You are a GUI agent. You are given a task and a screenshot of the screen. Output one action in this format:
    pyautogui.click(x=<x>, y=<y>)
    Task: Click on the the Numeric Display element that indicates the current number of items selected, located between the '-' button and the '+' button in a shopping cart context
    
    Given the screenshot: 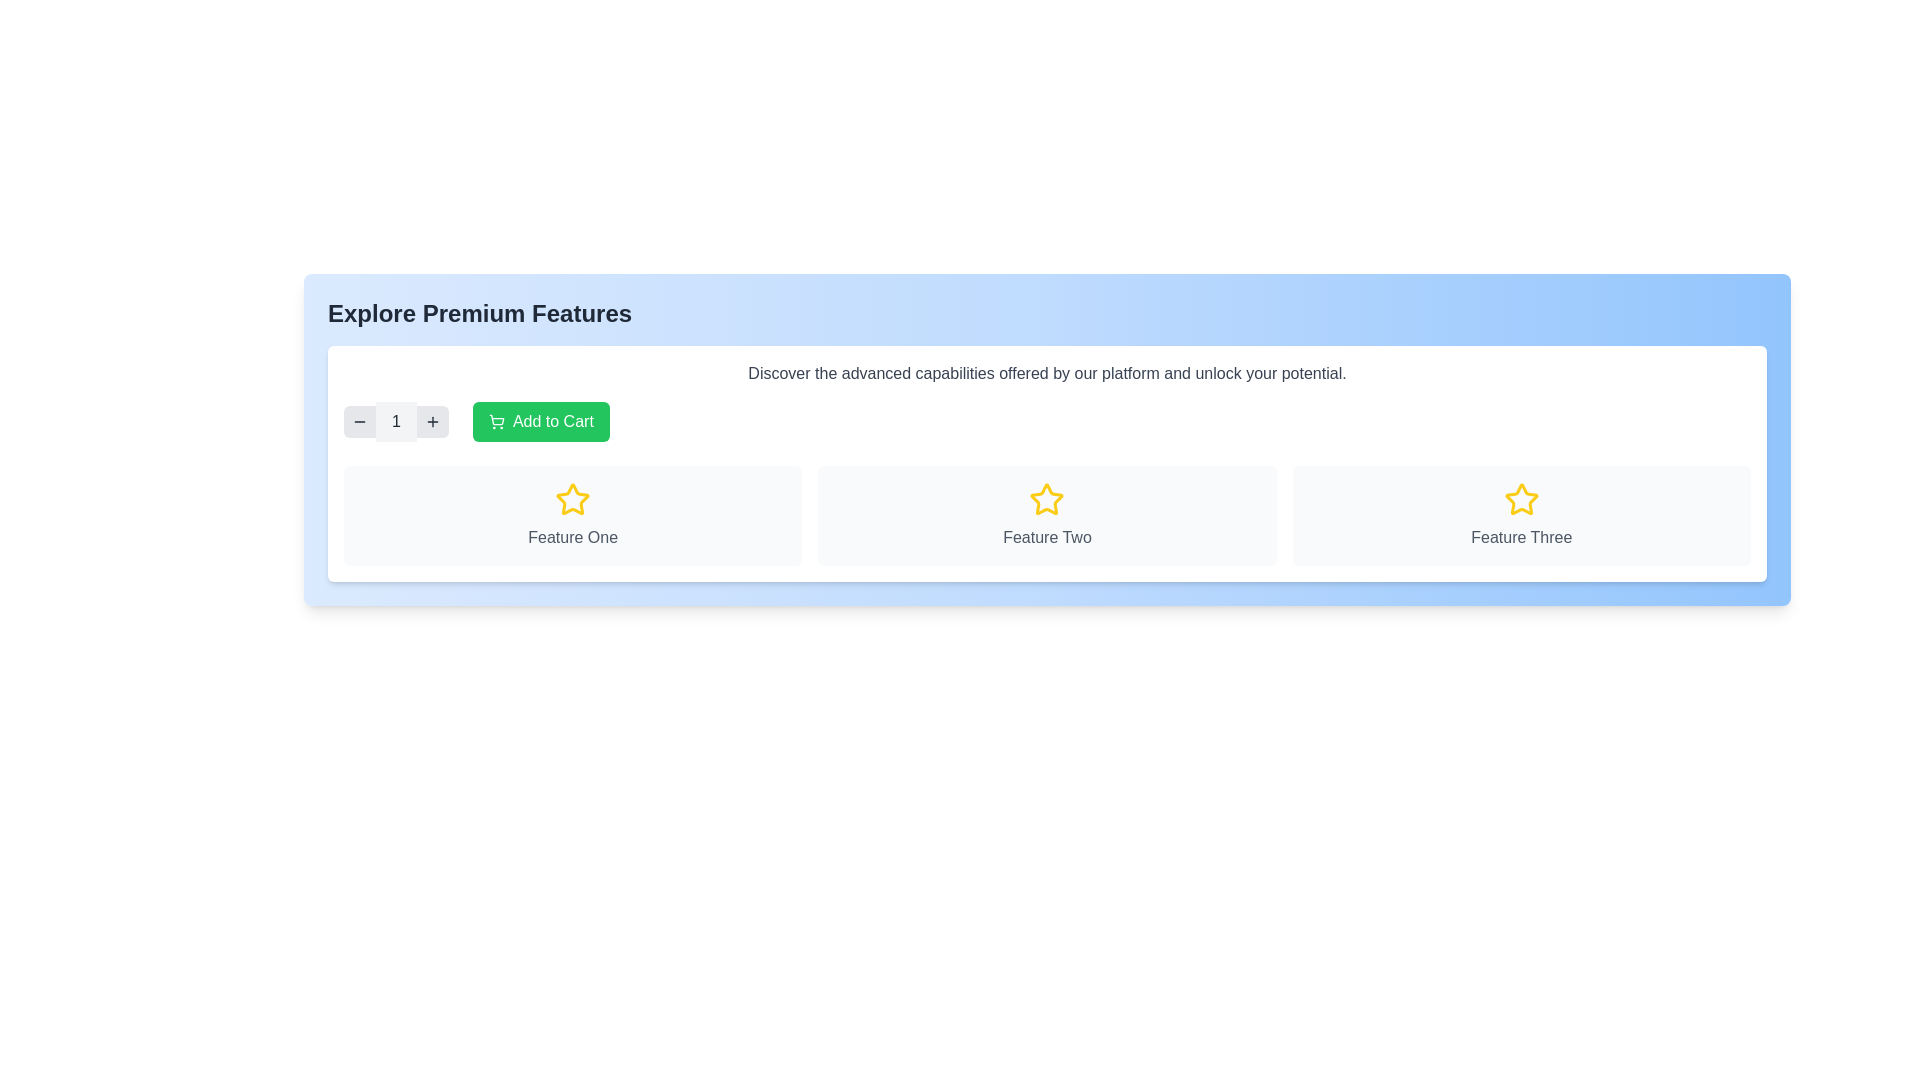 What is the action you would take?
    pyautogui.click(x=396, y=420)
    